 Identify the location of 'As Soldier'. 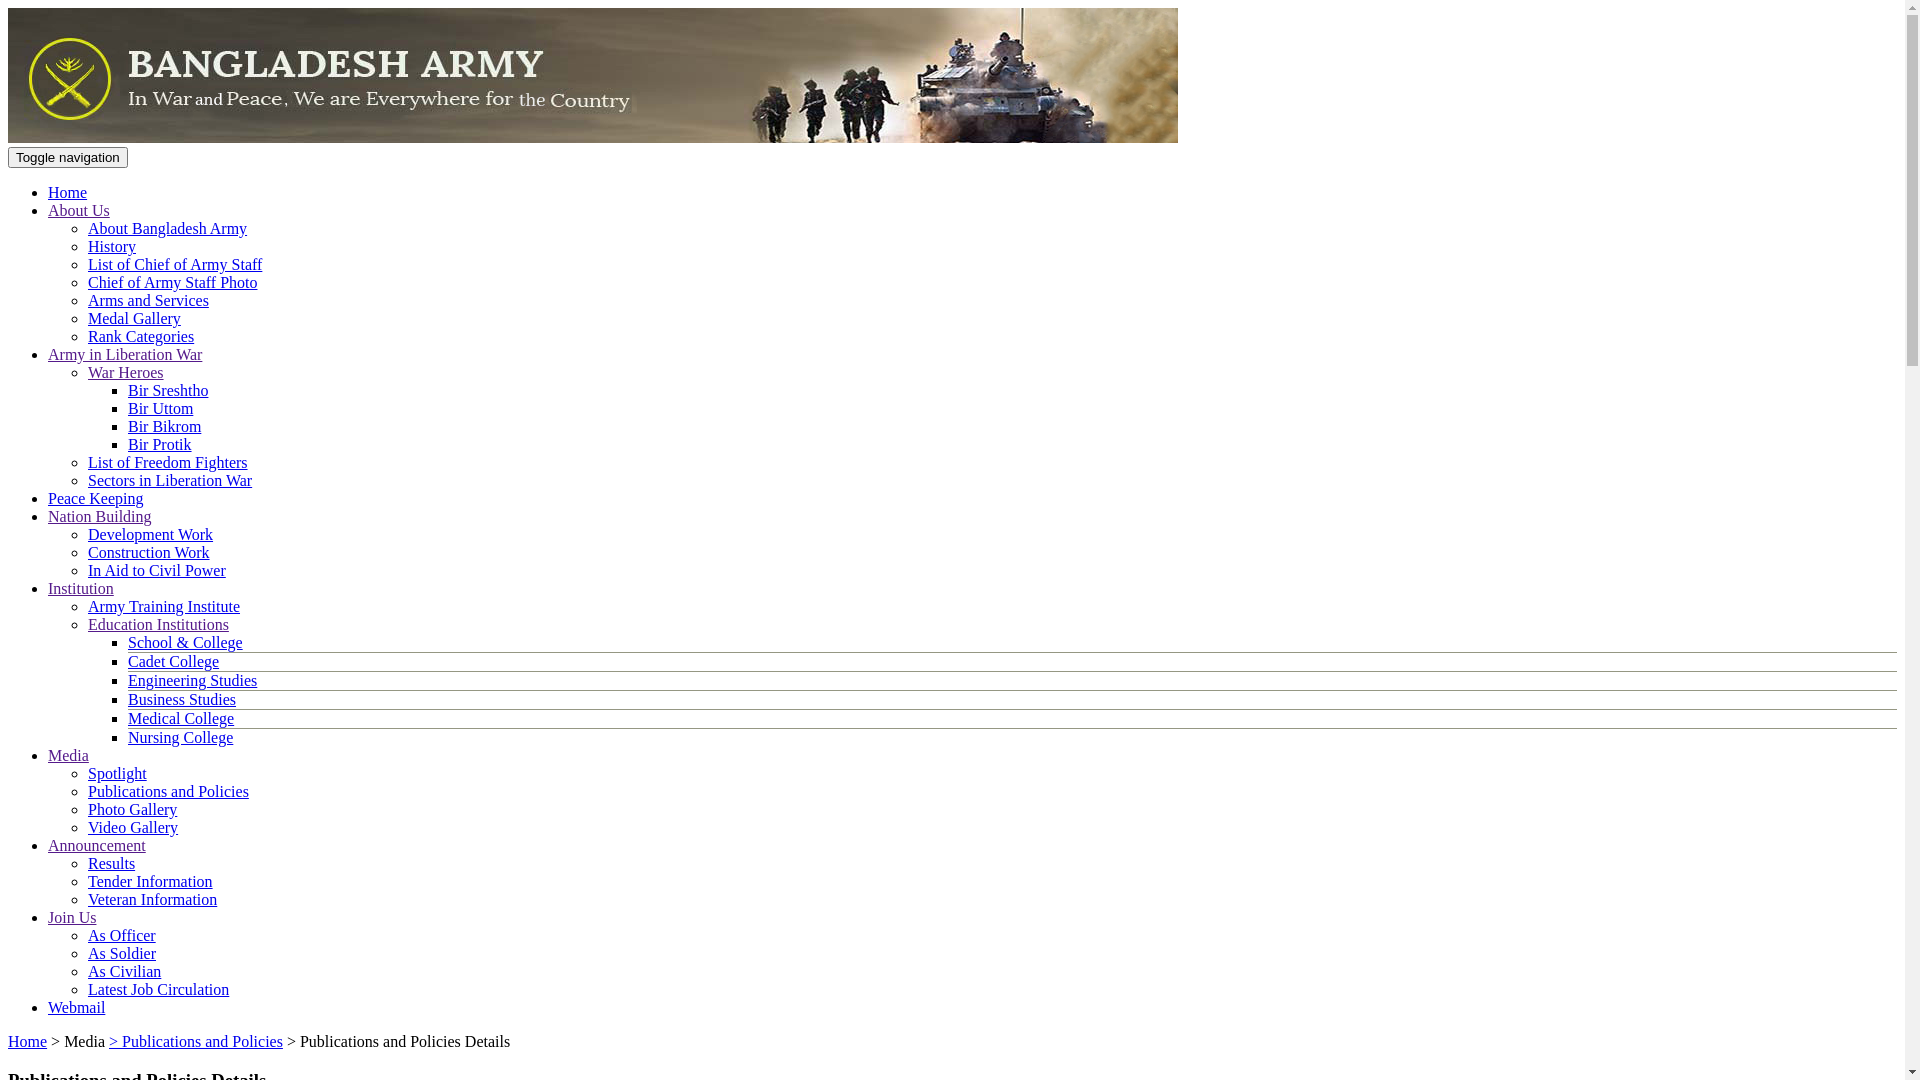
(120, 952).